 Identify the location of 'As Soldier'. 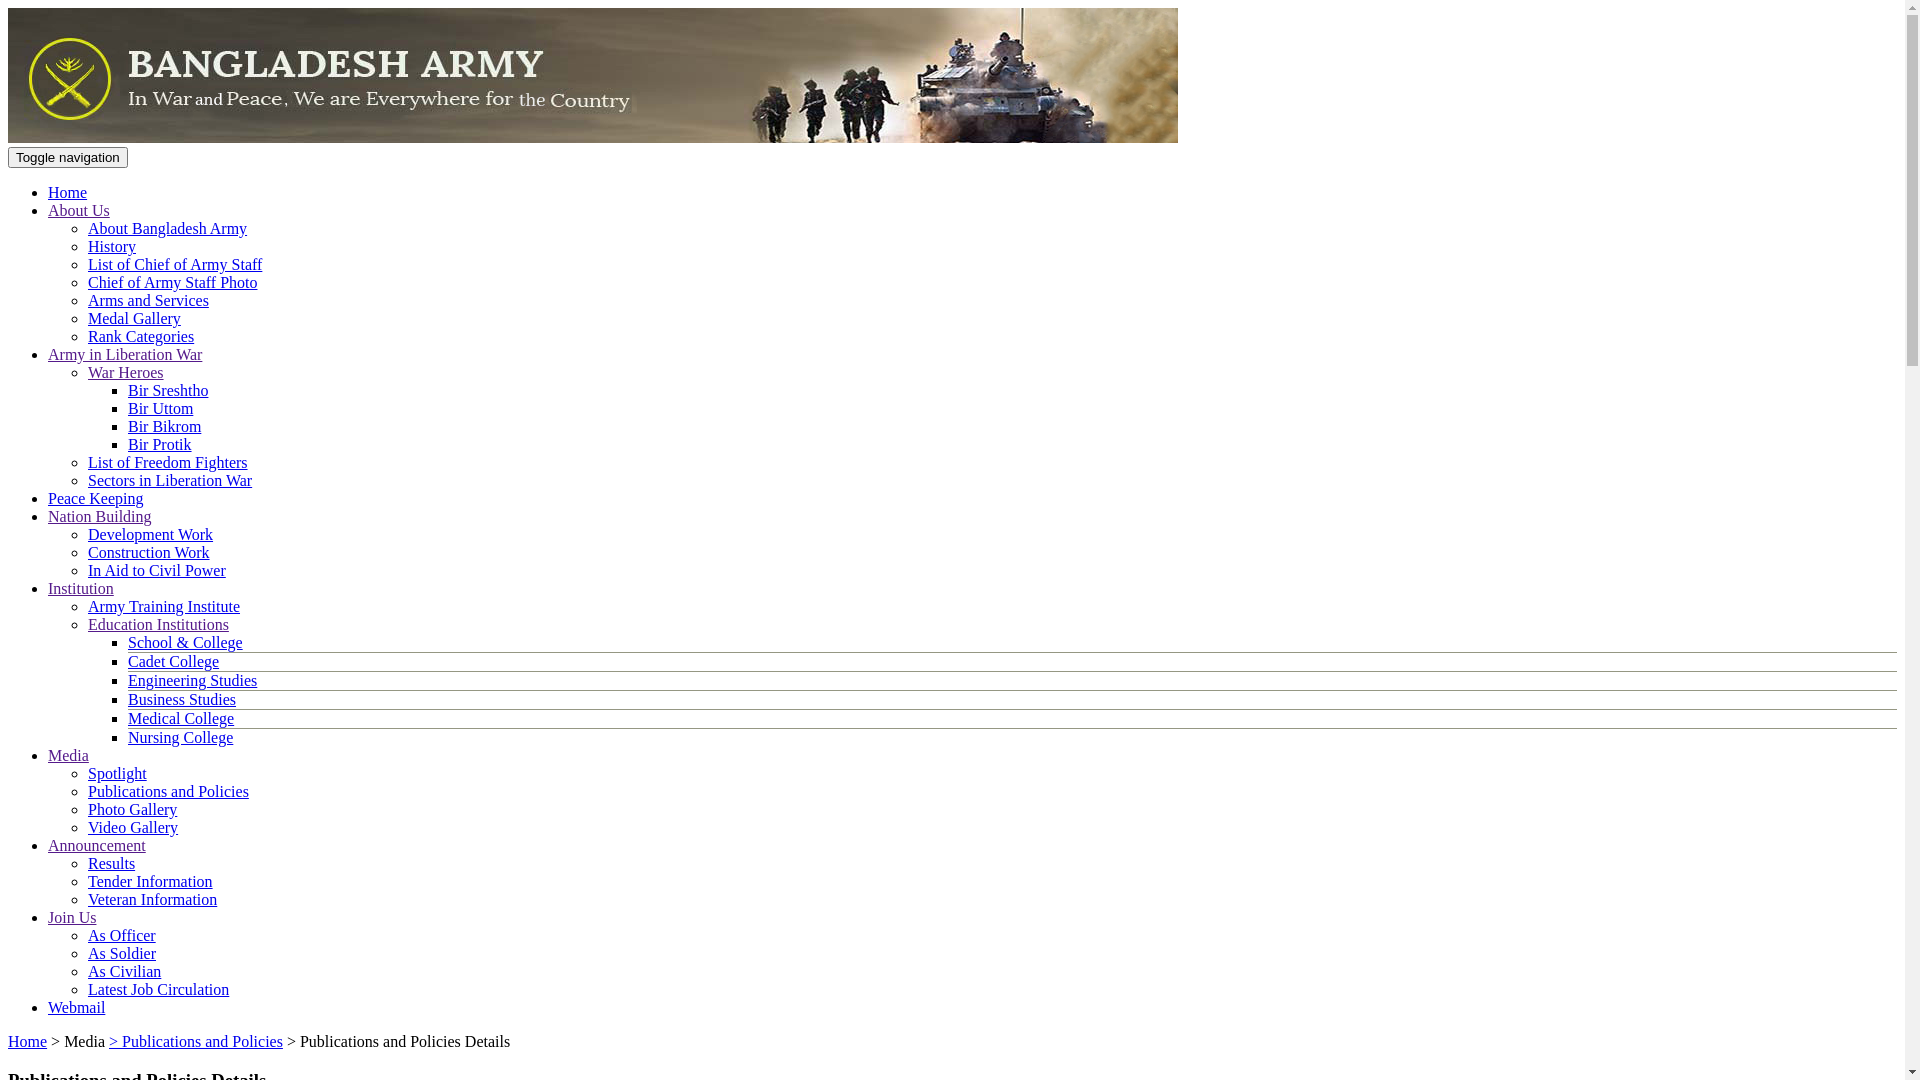
(120, 952).